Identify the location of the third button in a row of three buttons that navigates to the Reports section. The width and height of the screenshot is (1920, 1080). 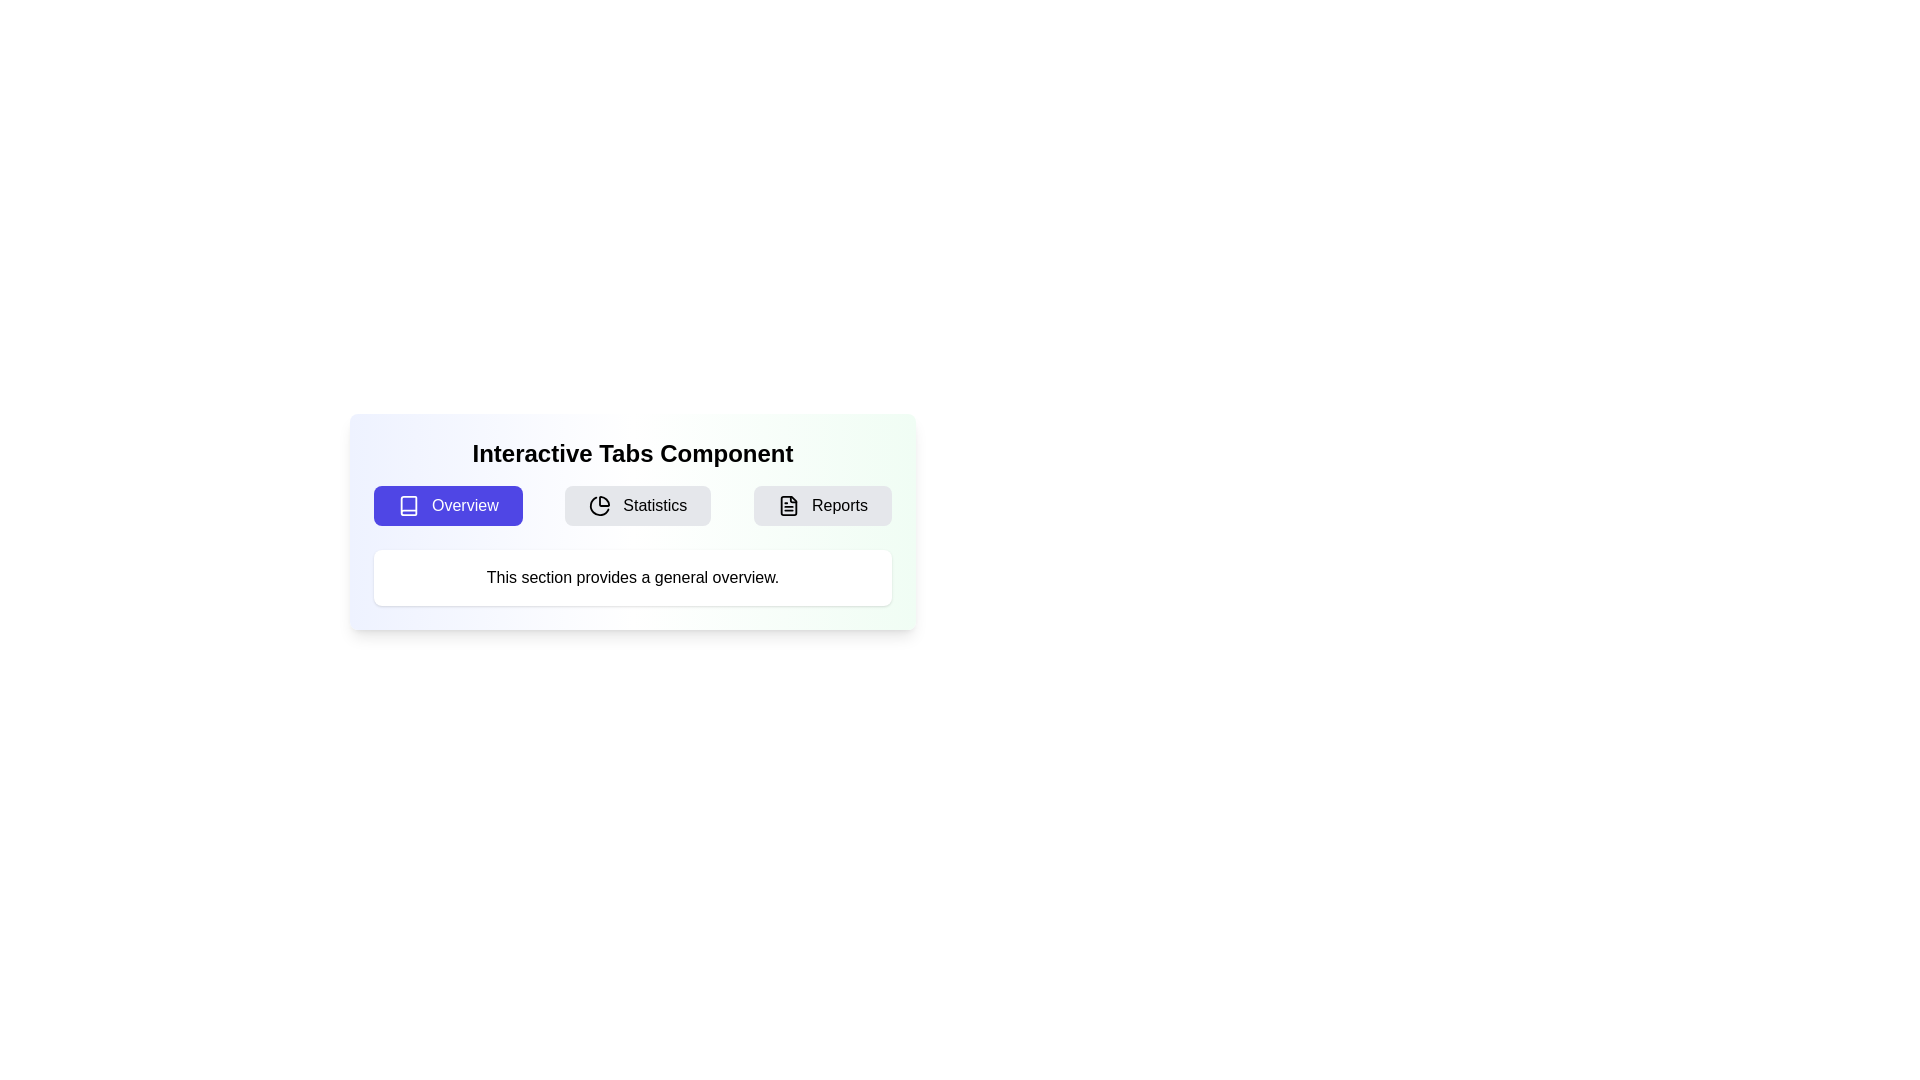
(822, 504).